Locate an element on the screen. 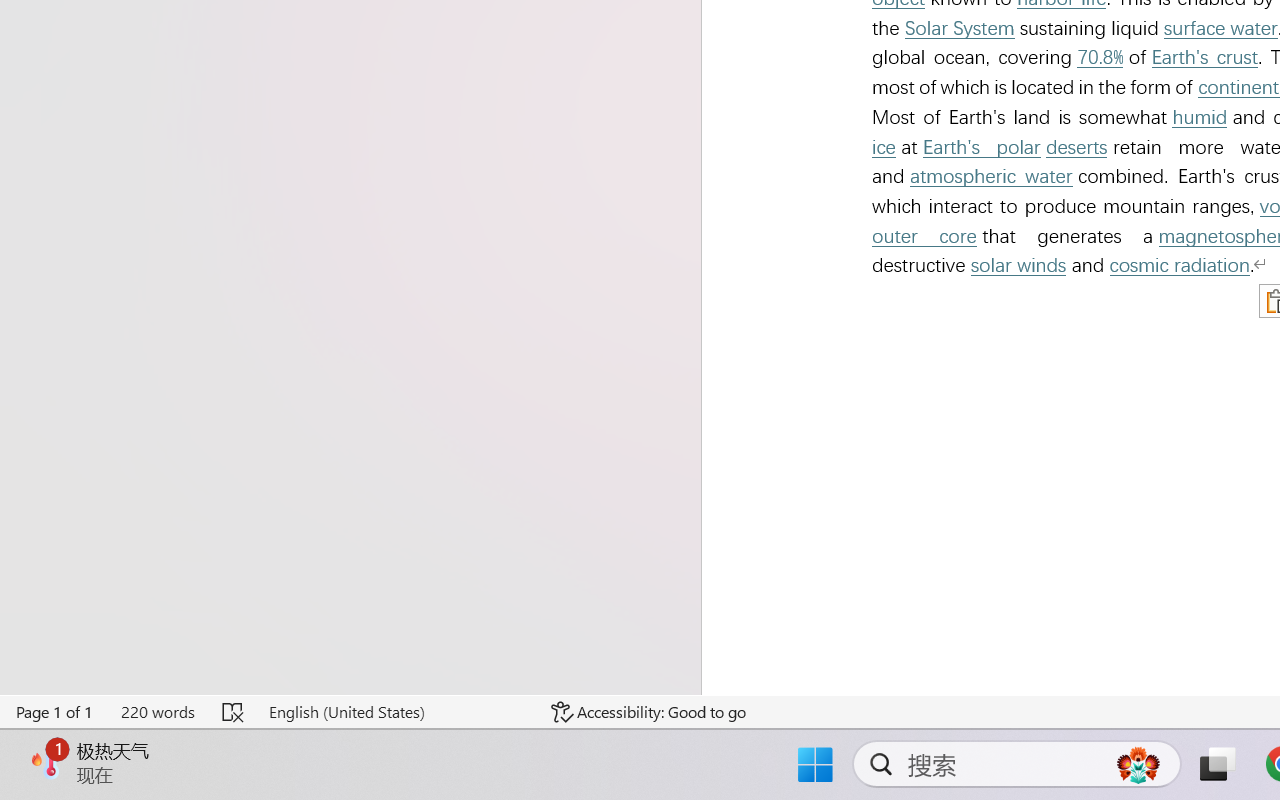  'atmospheric water' is located at coordinates (991, 175).